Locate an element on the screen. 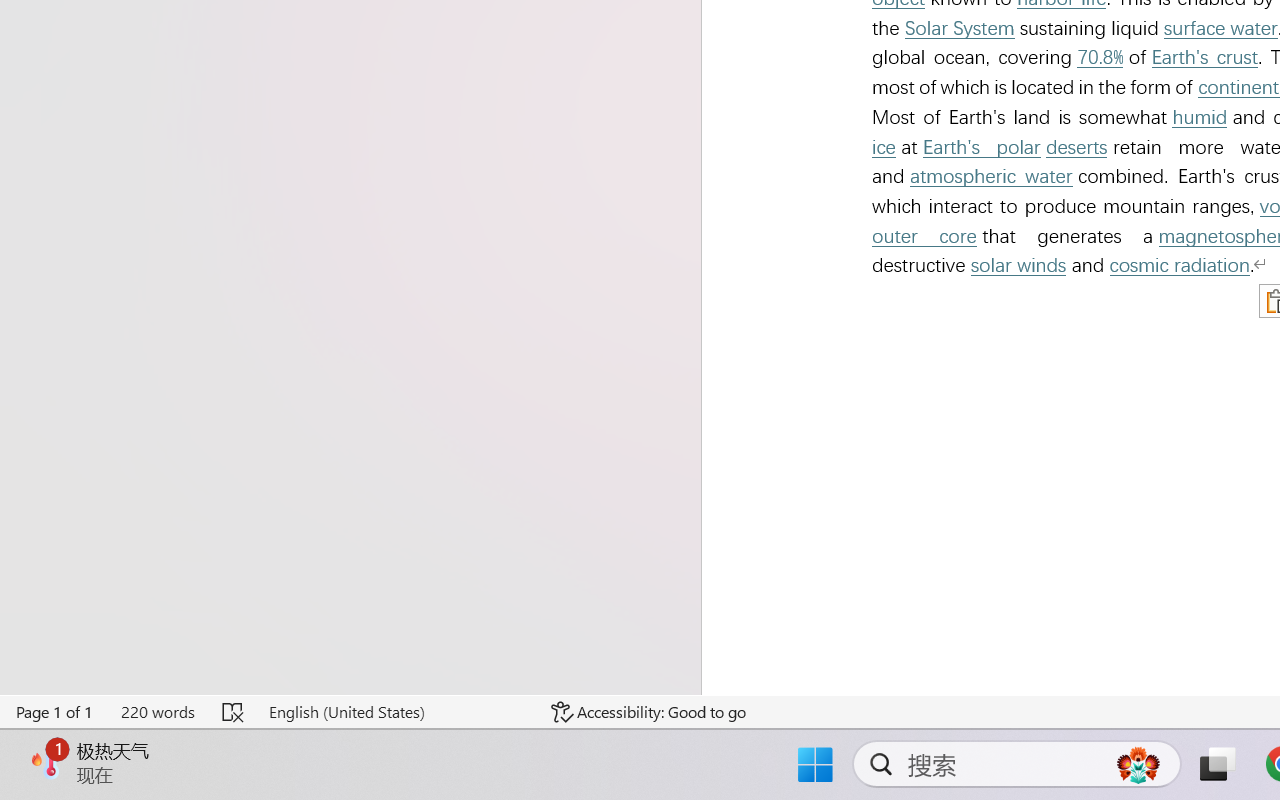  'atmospheric water' is located at coordinates (991, 175).